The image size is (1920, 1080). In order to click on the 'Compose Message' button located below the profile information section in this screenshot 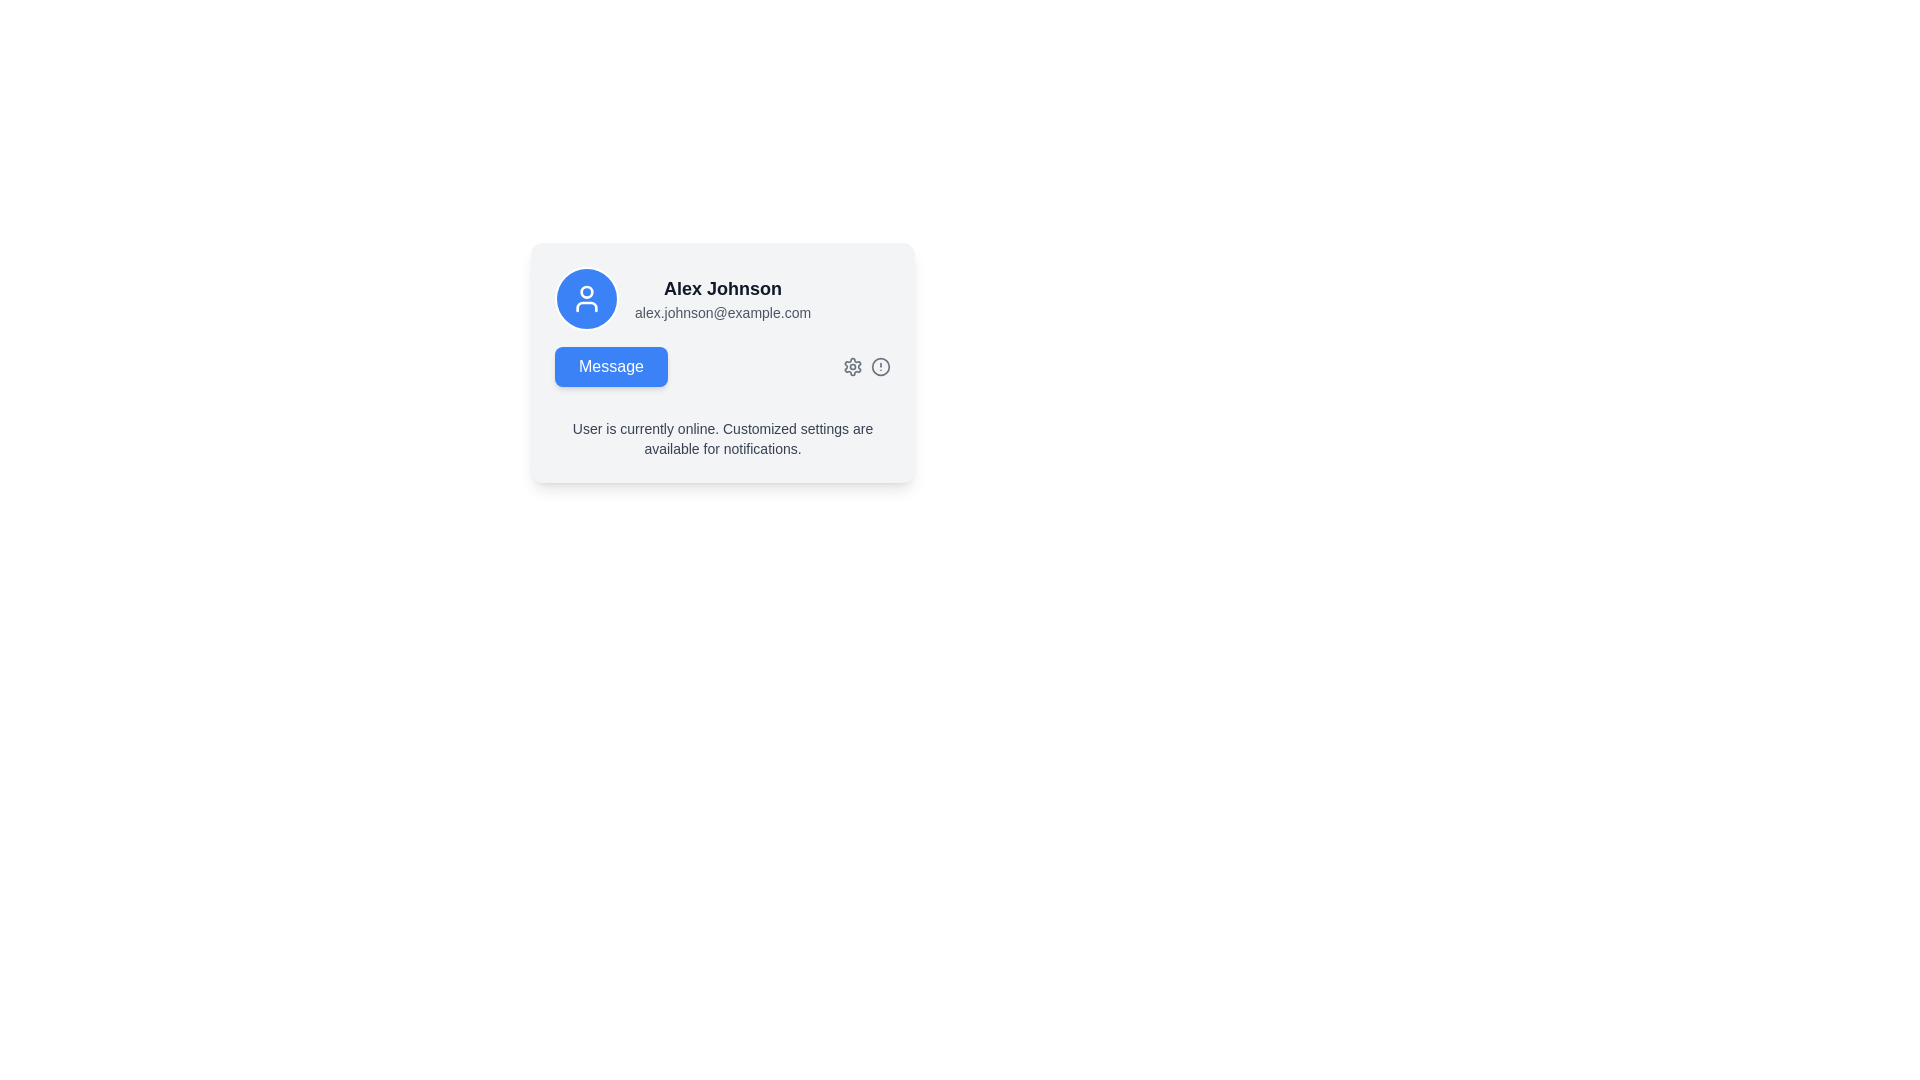, I will do `click(610, 366)`.